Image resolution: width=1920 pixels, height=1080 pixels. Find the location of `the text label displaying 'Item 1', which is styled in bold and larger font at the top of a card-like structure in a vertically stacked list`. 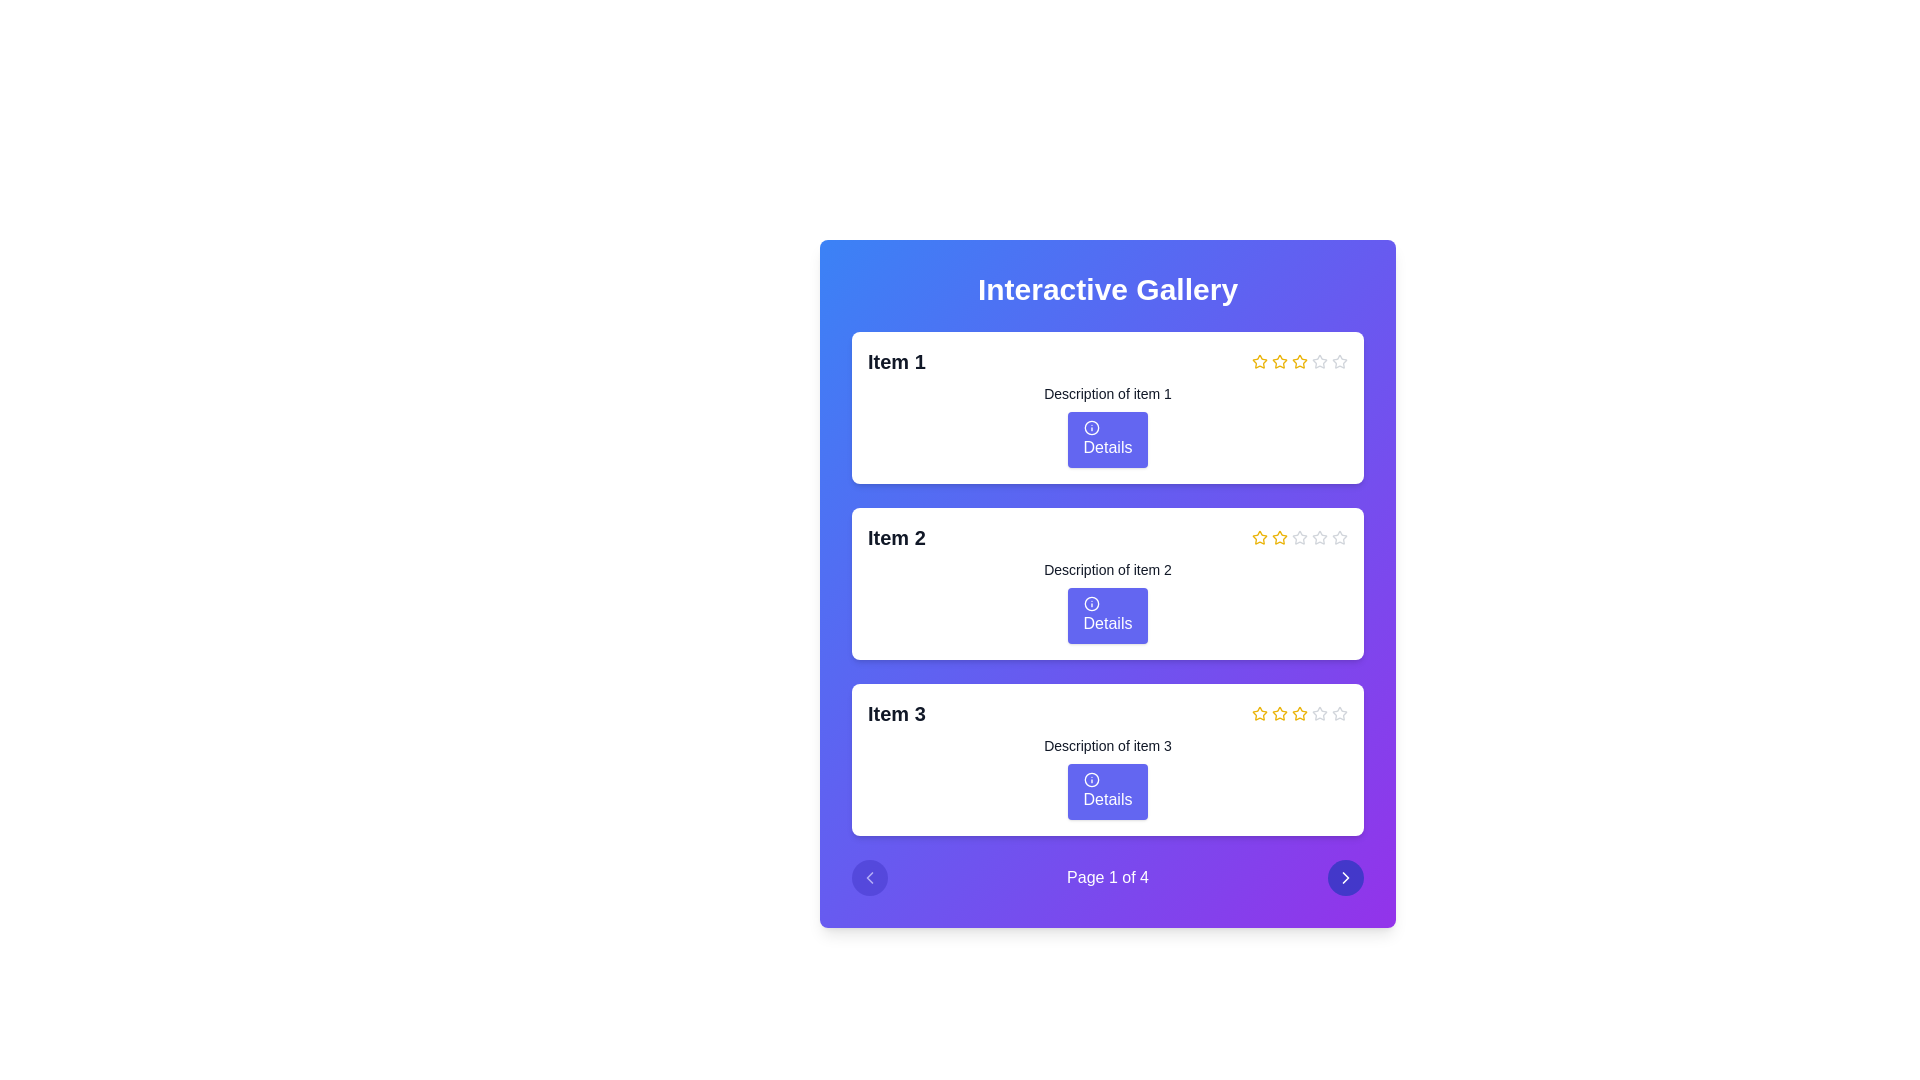

the text label displaying 'Item 1', which is styled in bold and larger font at the top of a card-like structure in a vertically stacked list is located at coordinates (895, 362).